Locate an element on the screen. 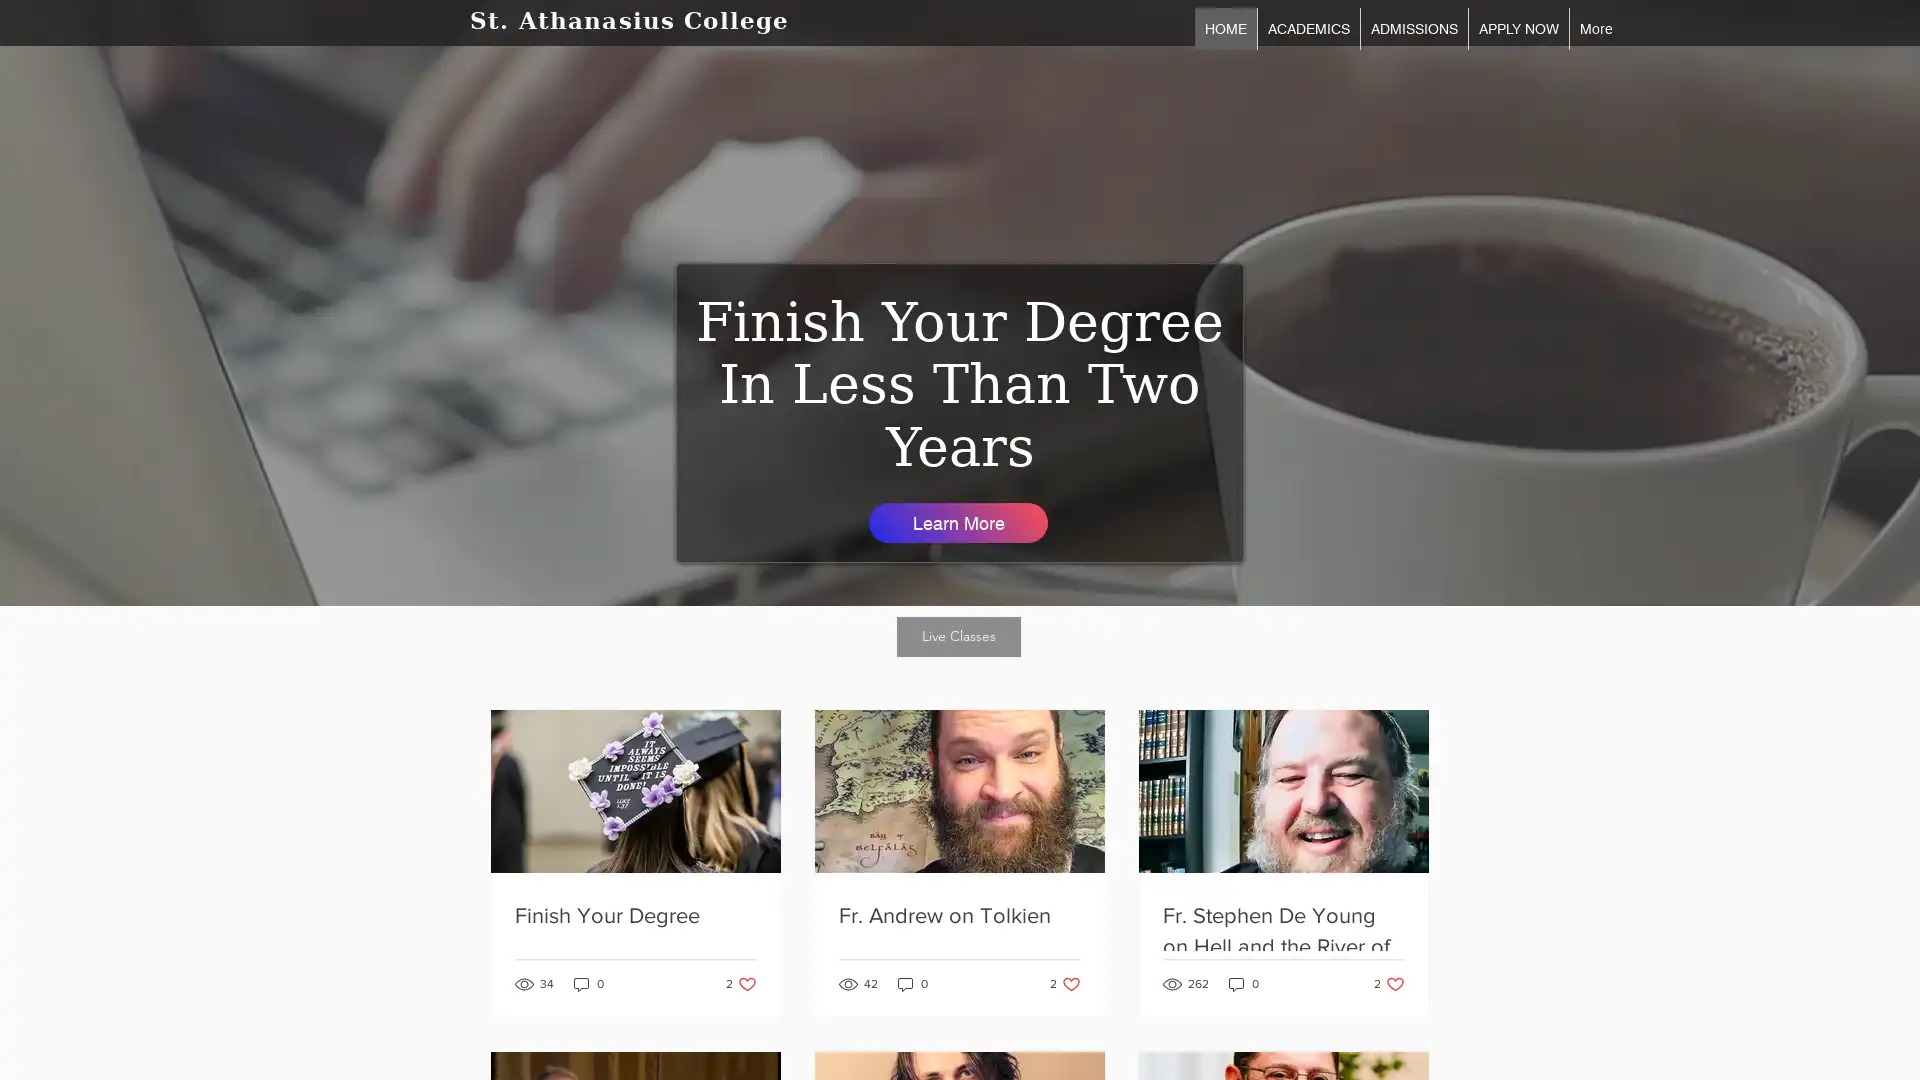 Image resolution: width=1920 pixels, height=1080 pixels. 2 likes. Post not marked as liked is located at coordinates (1064, 982).